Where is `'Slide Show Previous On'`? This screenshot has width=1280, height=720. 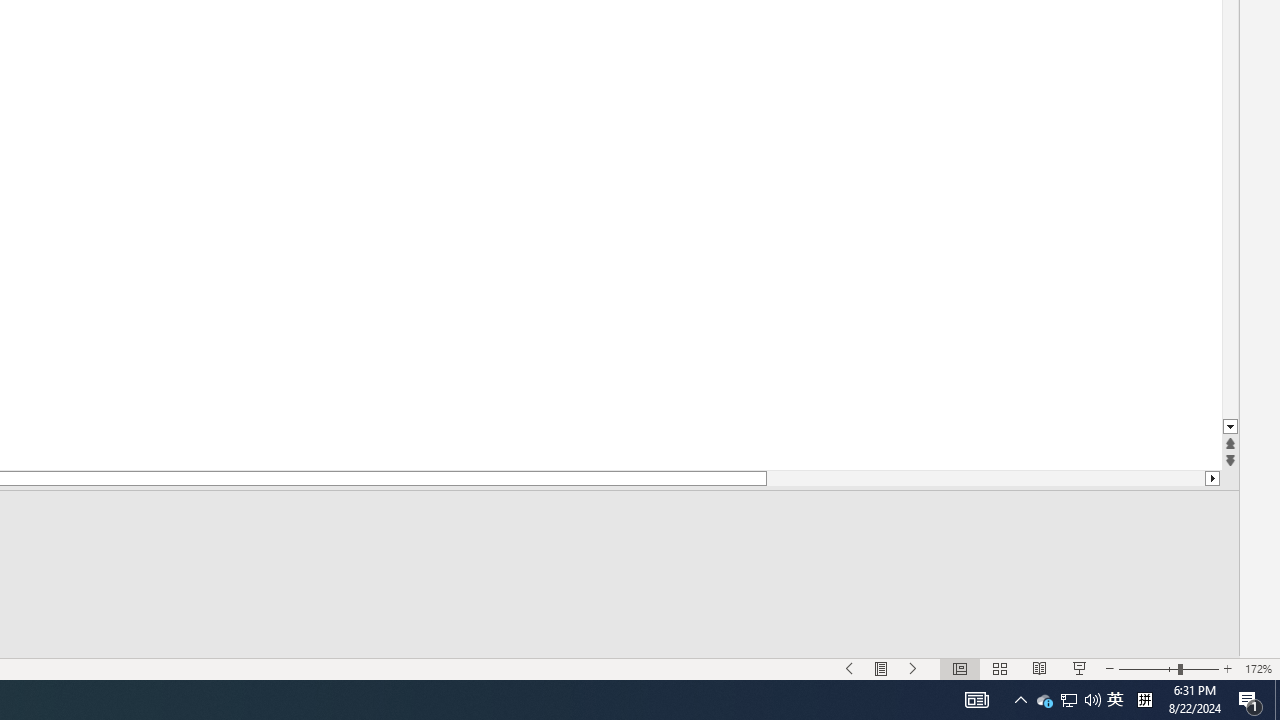
'Slide Show Previous On' is located at coordinates (850, 669).